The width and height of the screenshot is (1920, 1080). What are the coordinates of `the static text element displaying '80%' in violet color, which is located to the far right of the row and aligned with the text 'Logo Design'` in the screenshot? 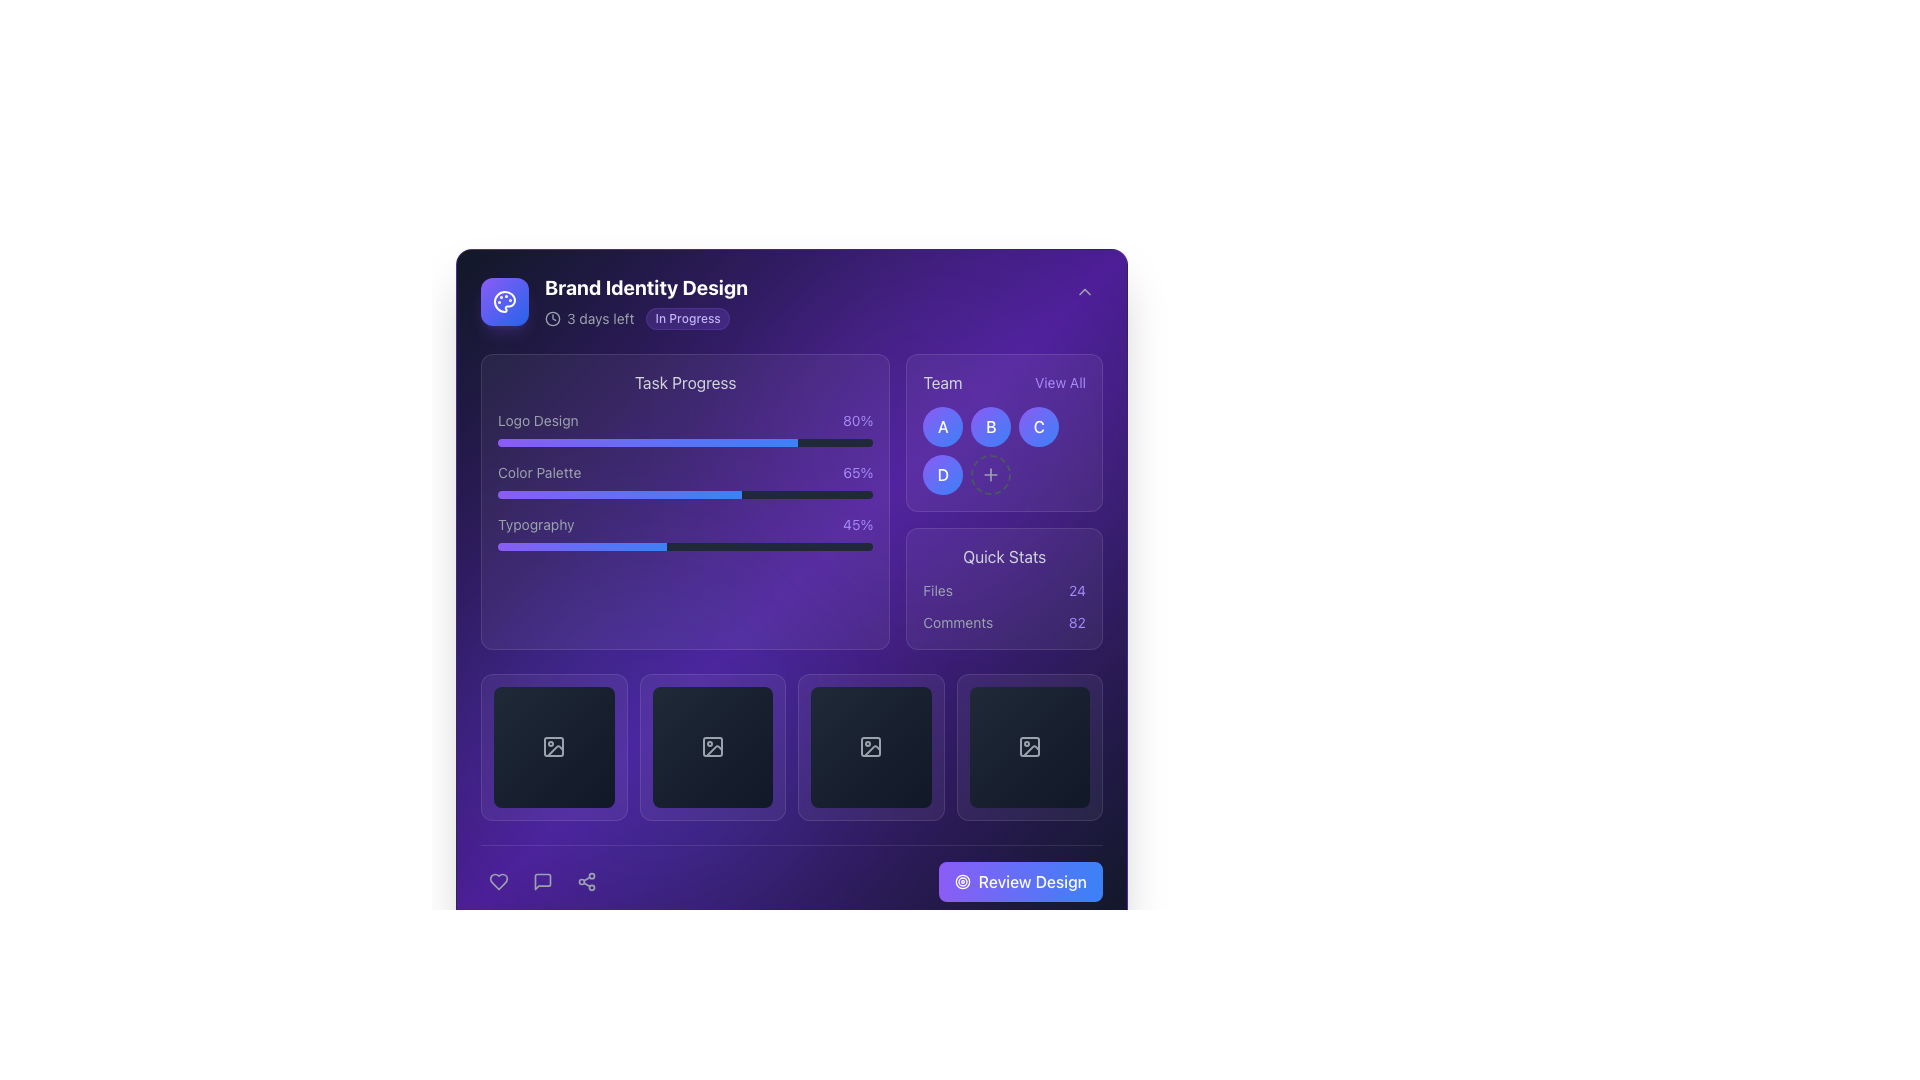 It's located at (858, 419).